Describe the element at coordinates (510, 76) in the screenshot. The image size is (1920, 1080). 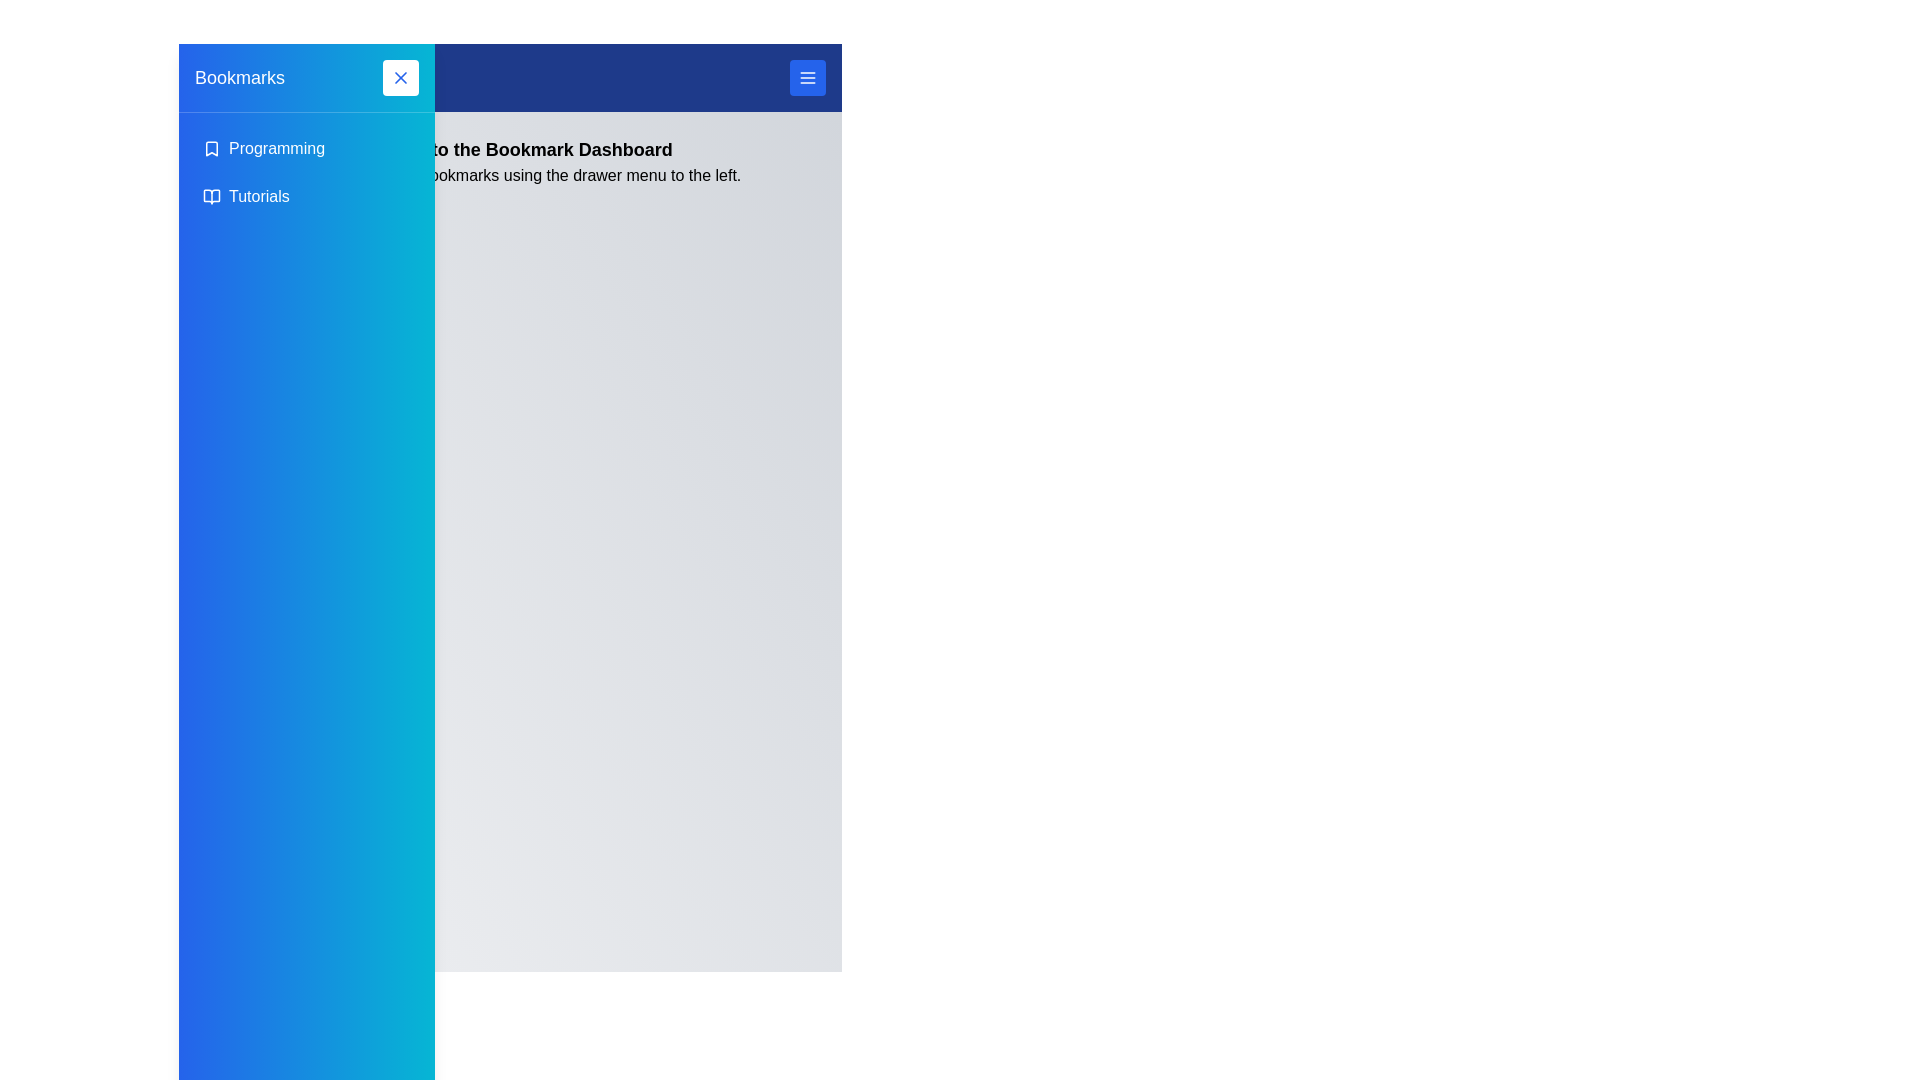
I see `the blue rectangular banner labeled 'Dashboard' at the top of the interface` at that location.